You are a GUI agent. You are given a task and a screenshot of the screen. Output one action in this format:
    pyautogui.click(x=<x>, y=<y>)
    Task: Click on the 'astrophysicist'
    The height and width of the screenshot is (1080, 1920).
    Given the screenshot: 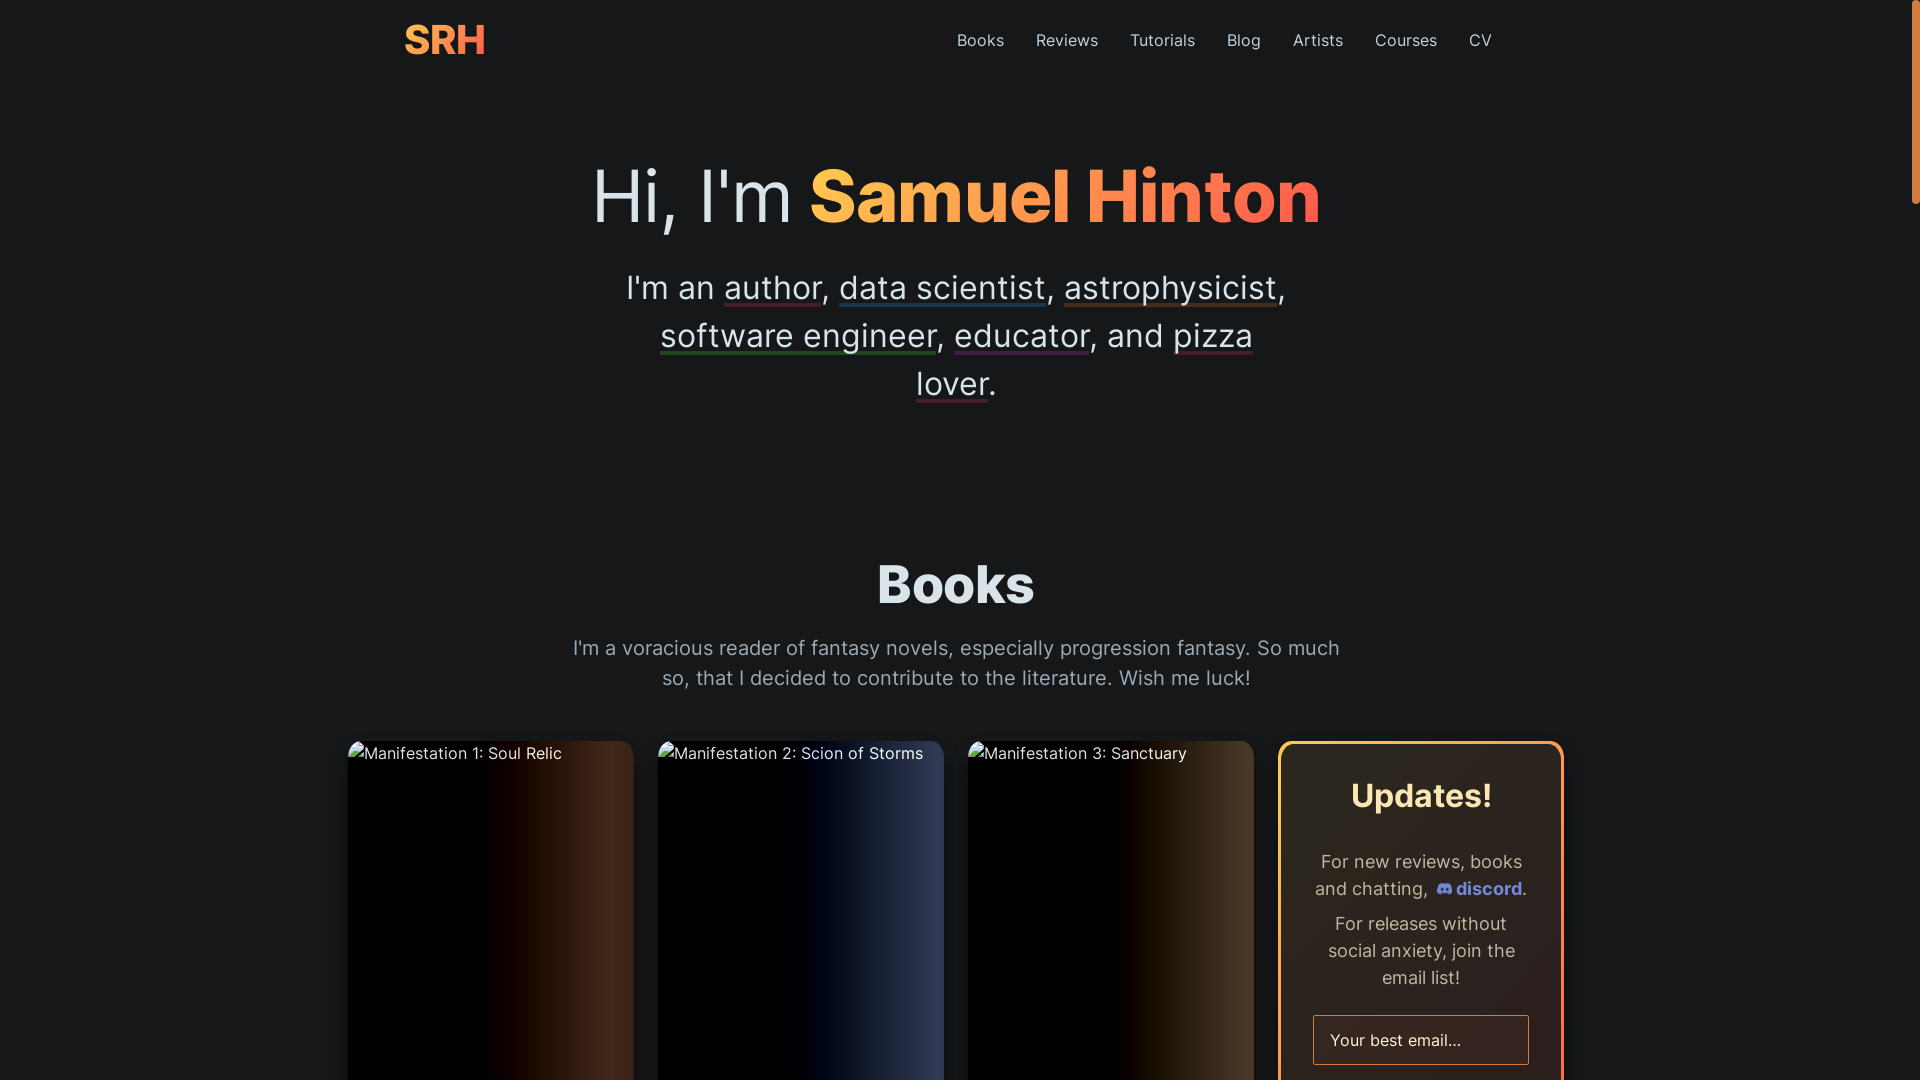 What is the action you would take?
    pyautogui.click(x=1170, y=287)
    